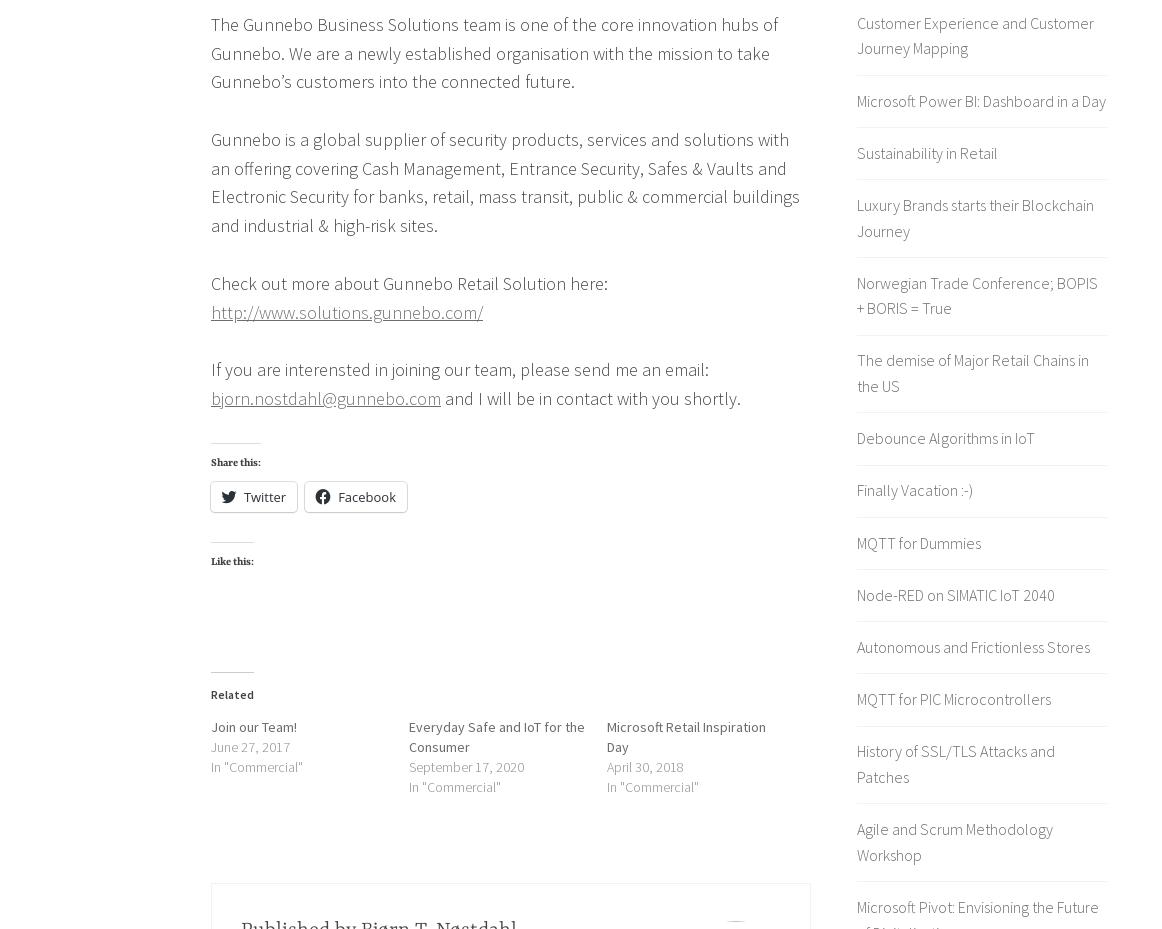 This screenshot has height=929, width=1162. I want to click on 'bjorn.nostdahl@gunnebo.com', so click(325, 397).